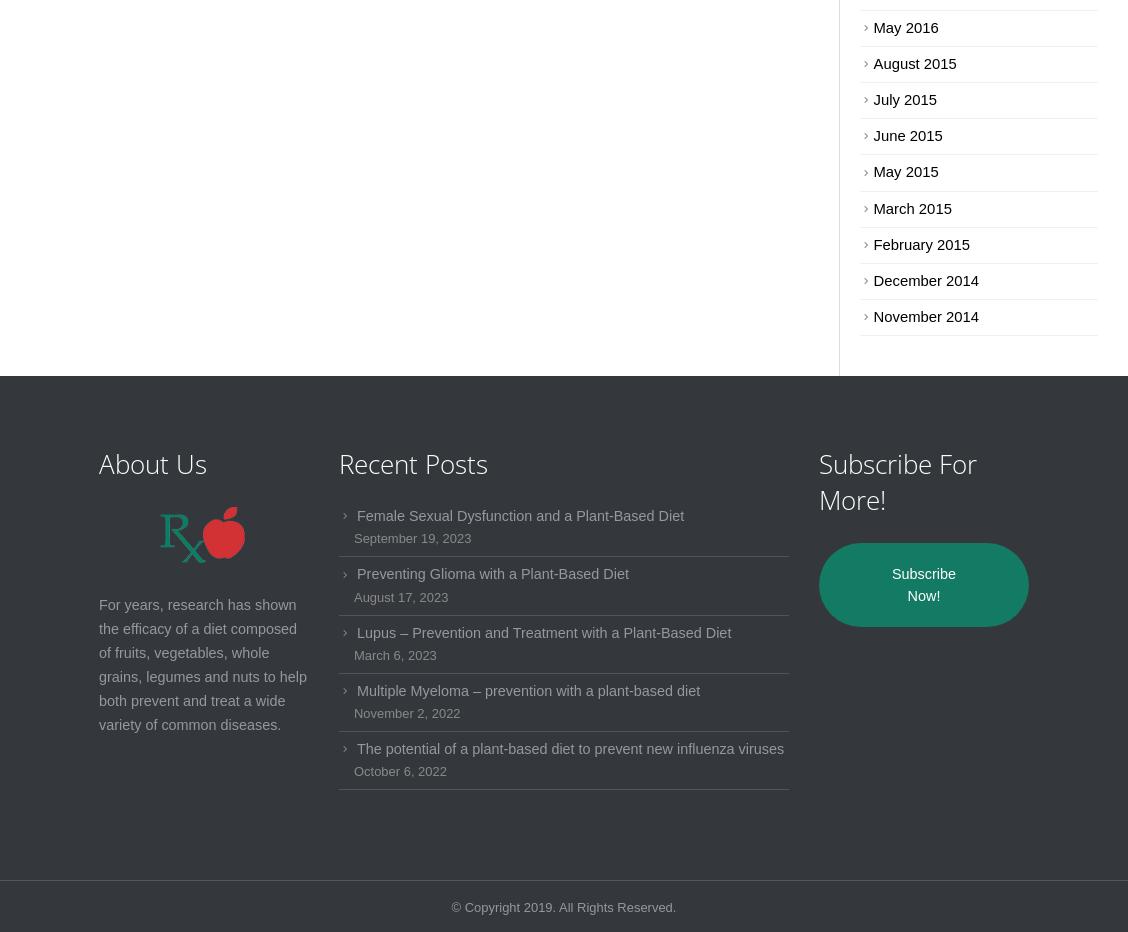 The width and height of the screenshot is (1128, 932). I want to click on 'March 6, 2023', so click(395, 654).